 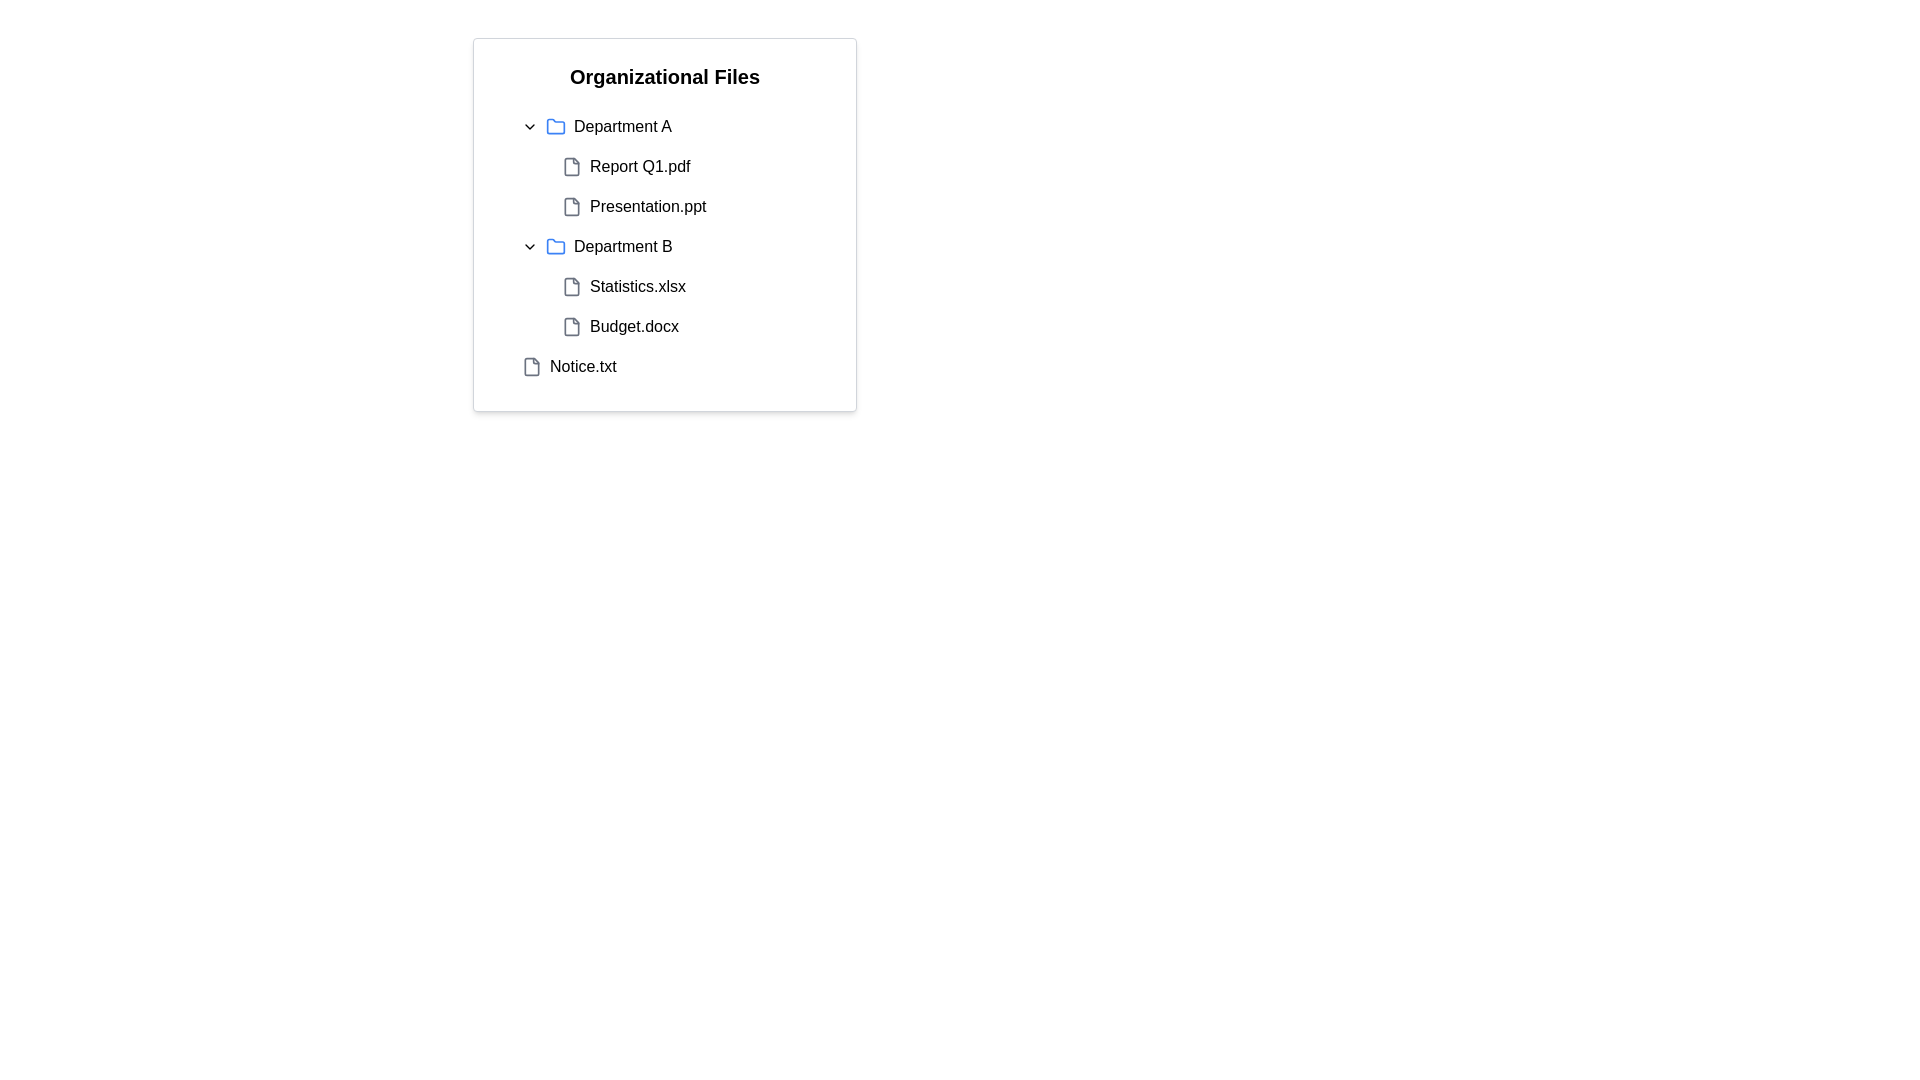 I want to click on the 'Department A' directory in the first position of the 'Organizational Files' tree view, so click(x=595, y=127).